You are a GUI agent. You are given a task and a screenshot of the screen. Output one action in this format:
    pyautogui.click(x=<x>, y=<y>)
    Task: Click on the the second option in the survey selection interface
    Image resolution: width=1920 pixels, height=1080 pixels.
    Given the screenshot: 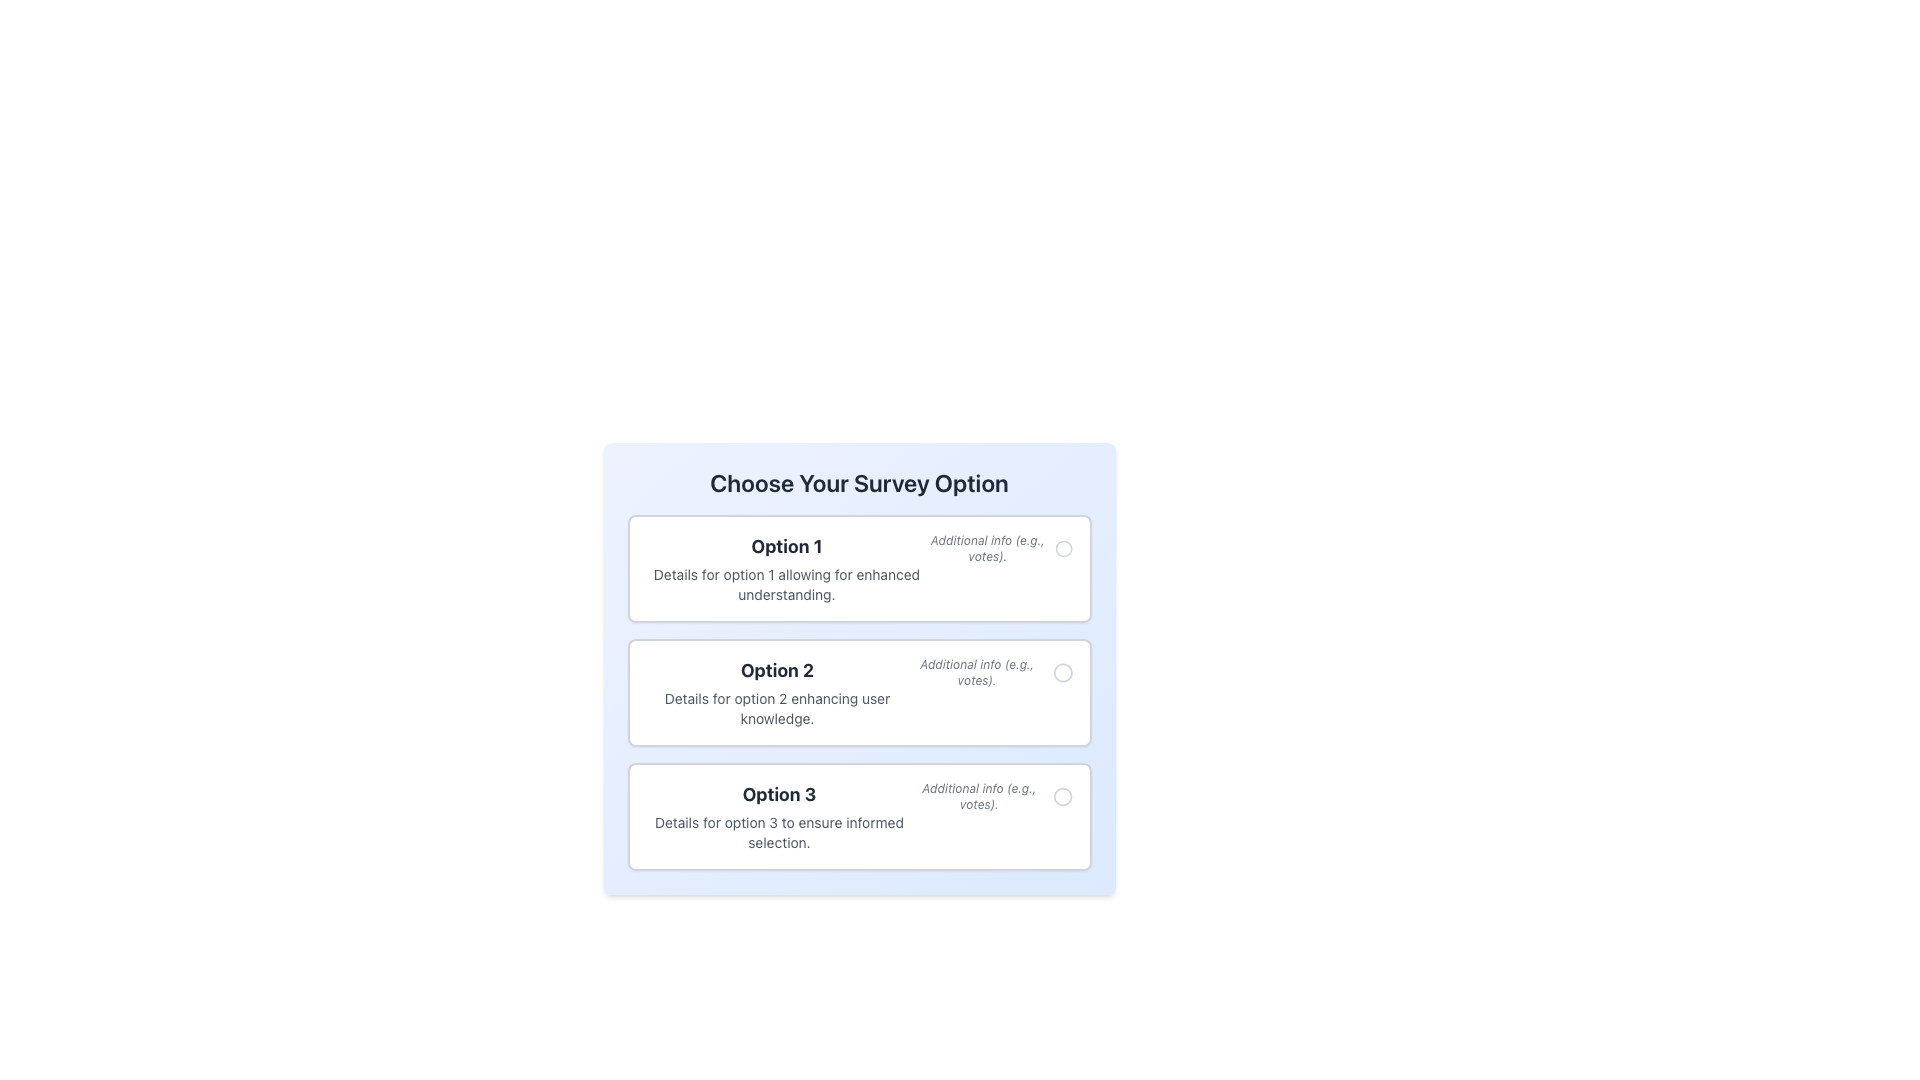 What is the action you would take?
    pyautogui.click(x=859, y=668)
    